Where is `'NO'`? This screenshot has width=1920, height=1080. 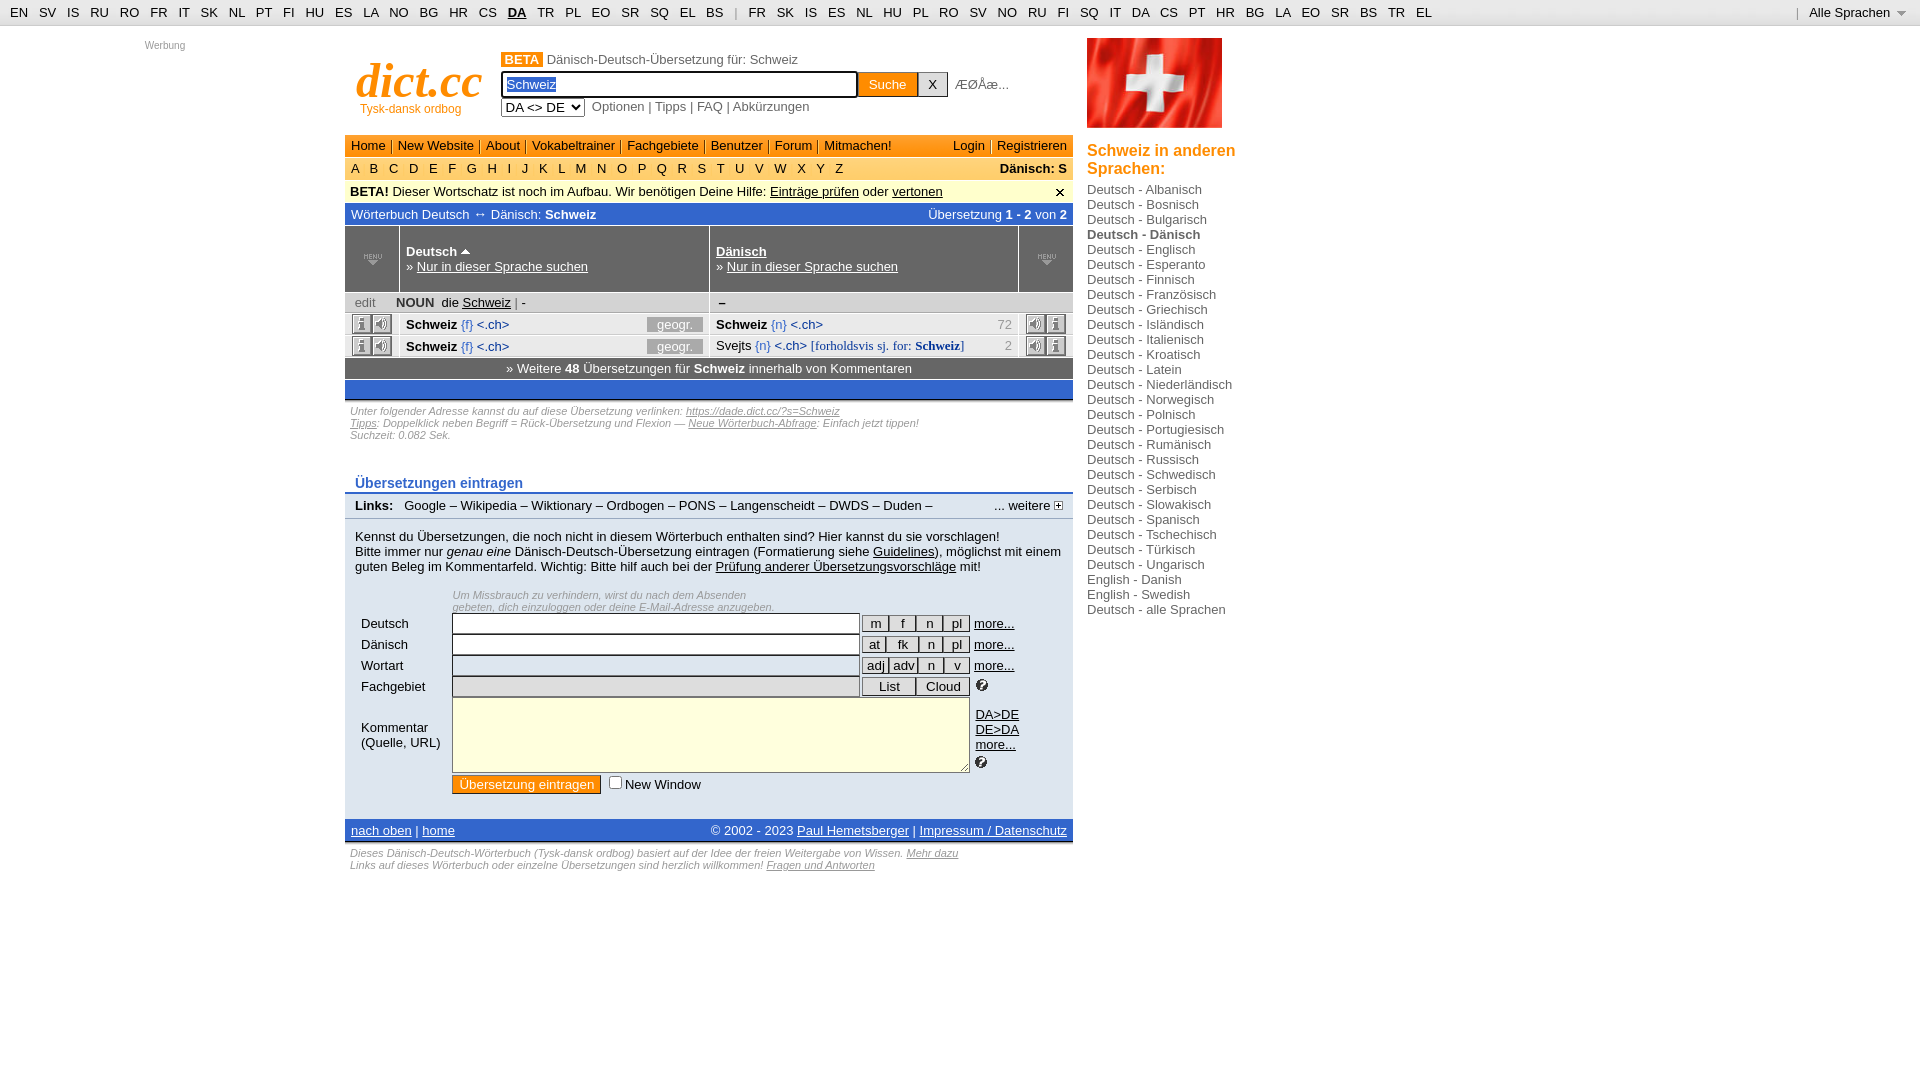 'NO' is located at coordinates (1008, 12).